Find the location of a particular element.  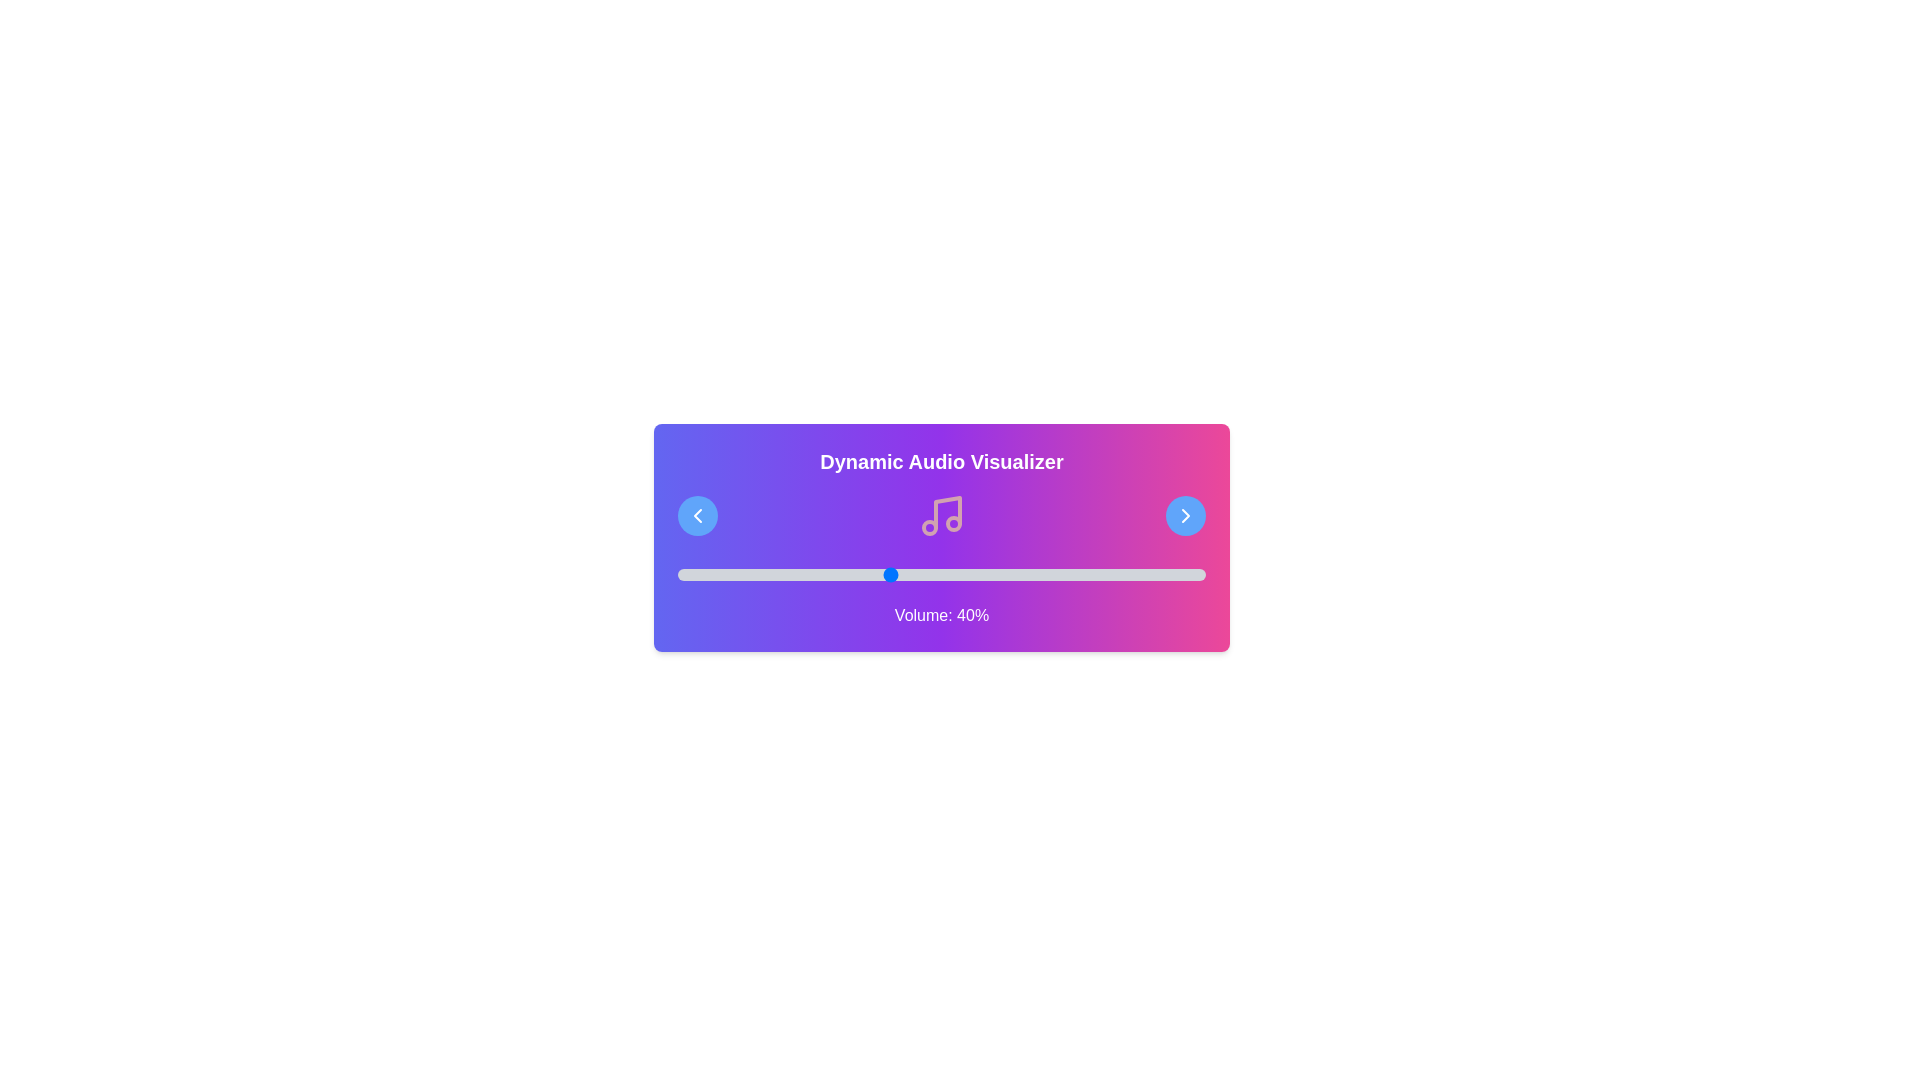

the volume slider to set the volume to 0% is located at coordinates (677, 574).